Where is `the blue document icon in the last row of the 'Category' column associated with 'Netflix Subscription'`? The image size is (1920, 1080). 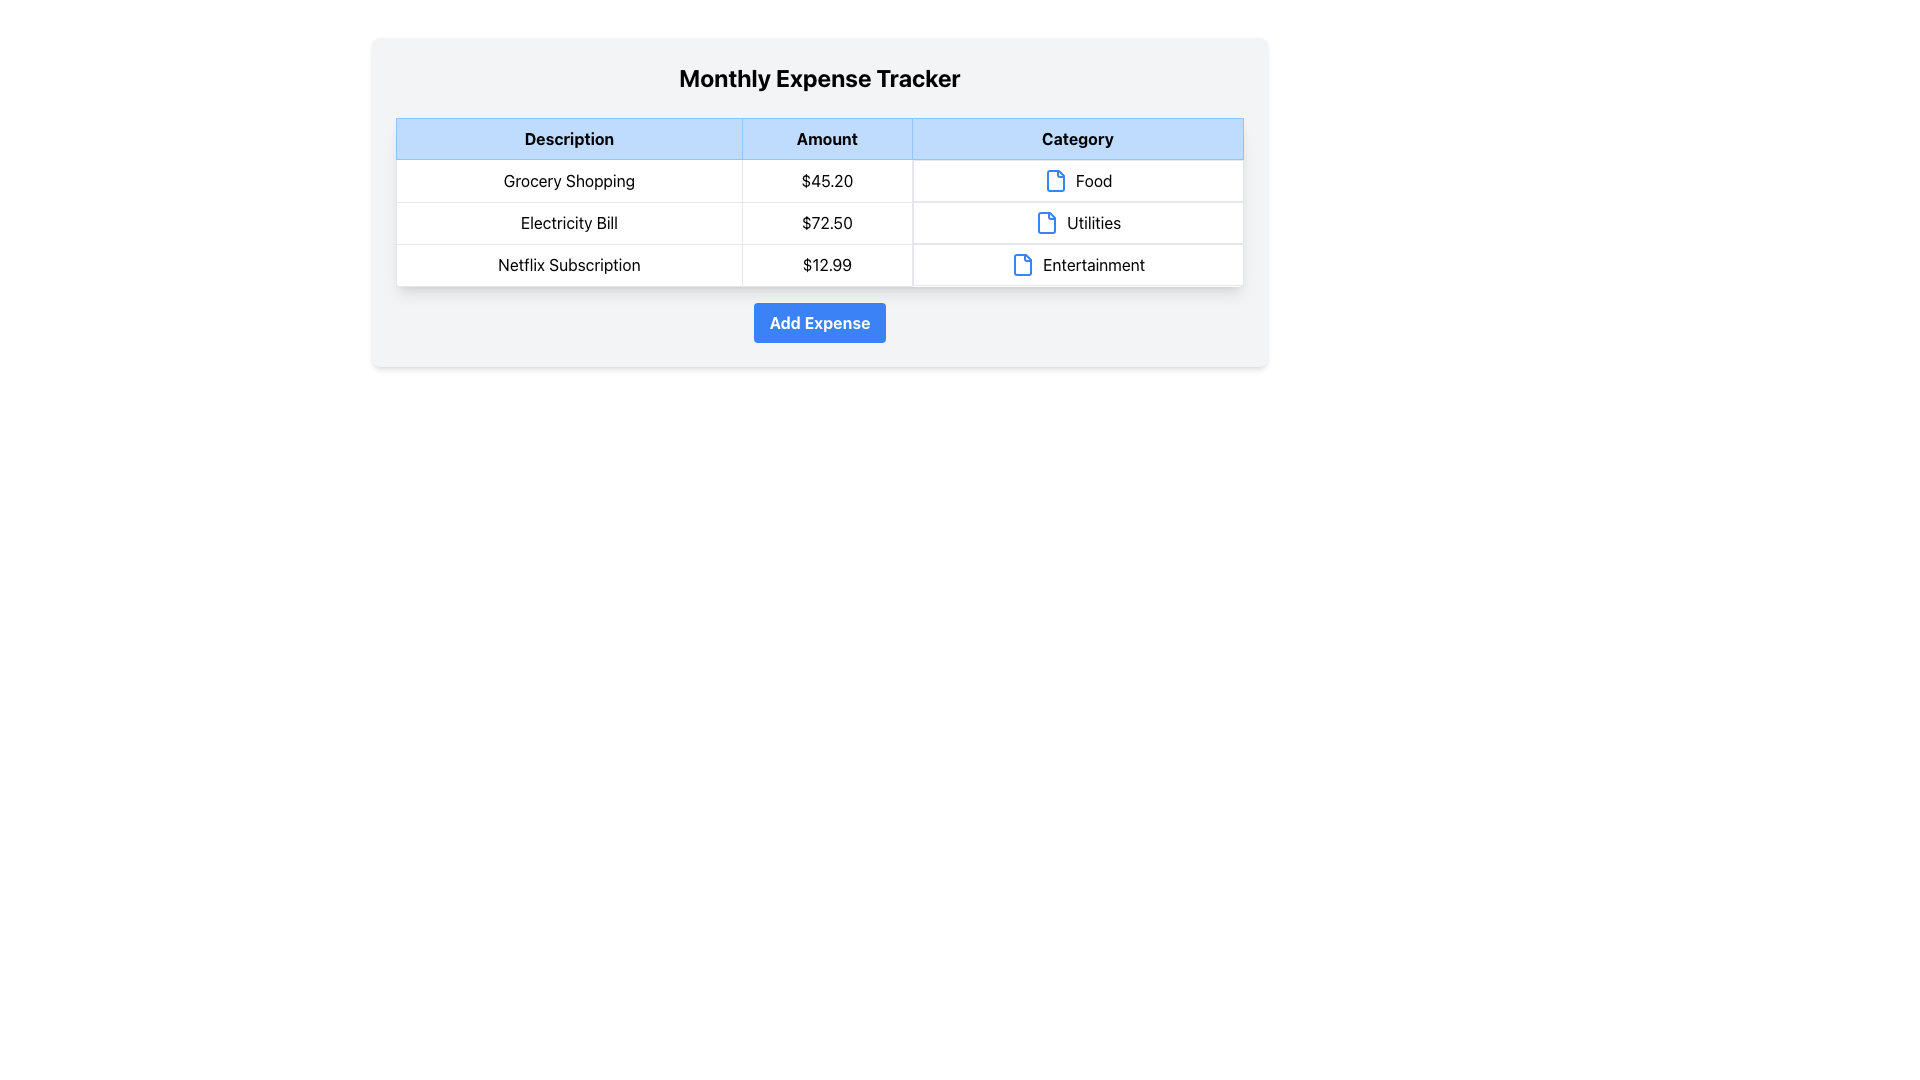
the blue document icon in the last row of the 'Category' column associated with 'Netflix Subscription' is located at coordinates (1023, 264).